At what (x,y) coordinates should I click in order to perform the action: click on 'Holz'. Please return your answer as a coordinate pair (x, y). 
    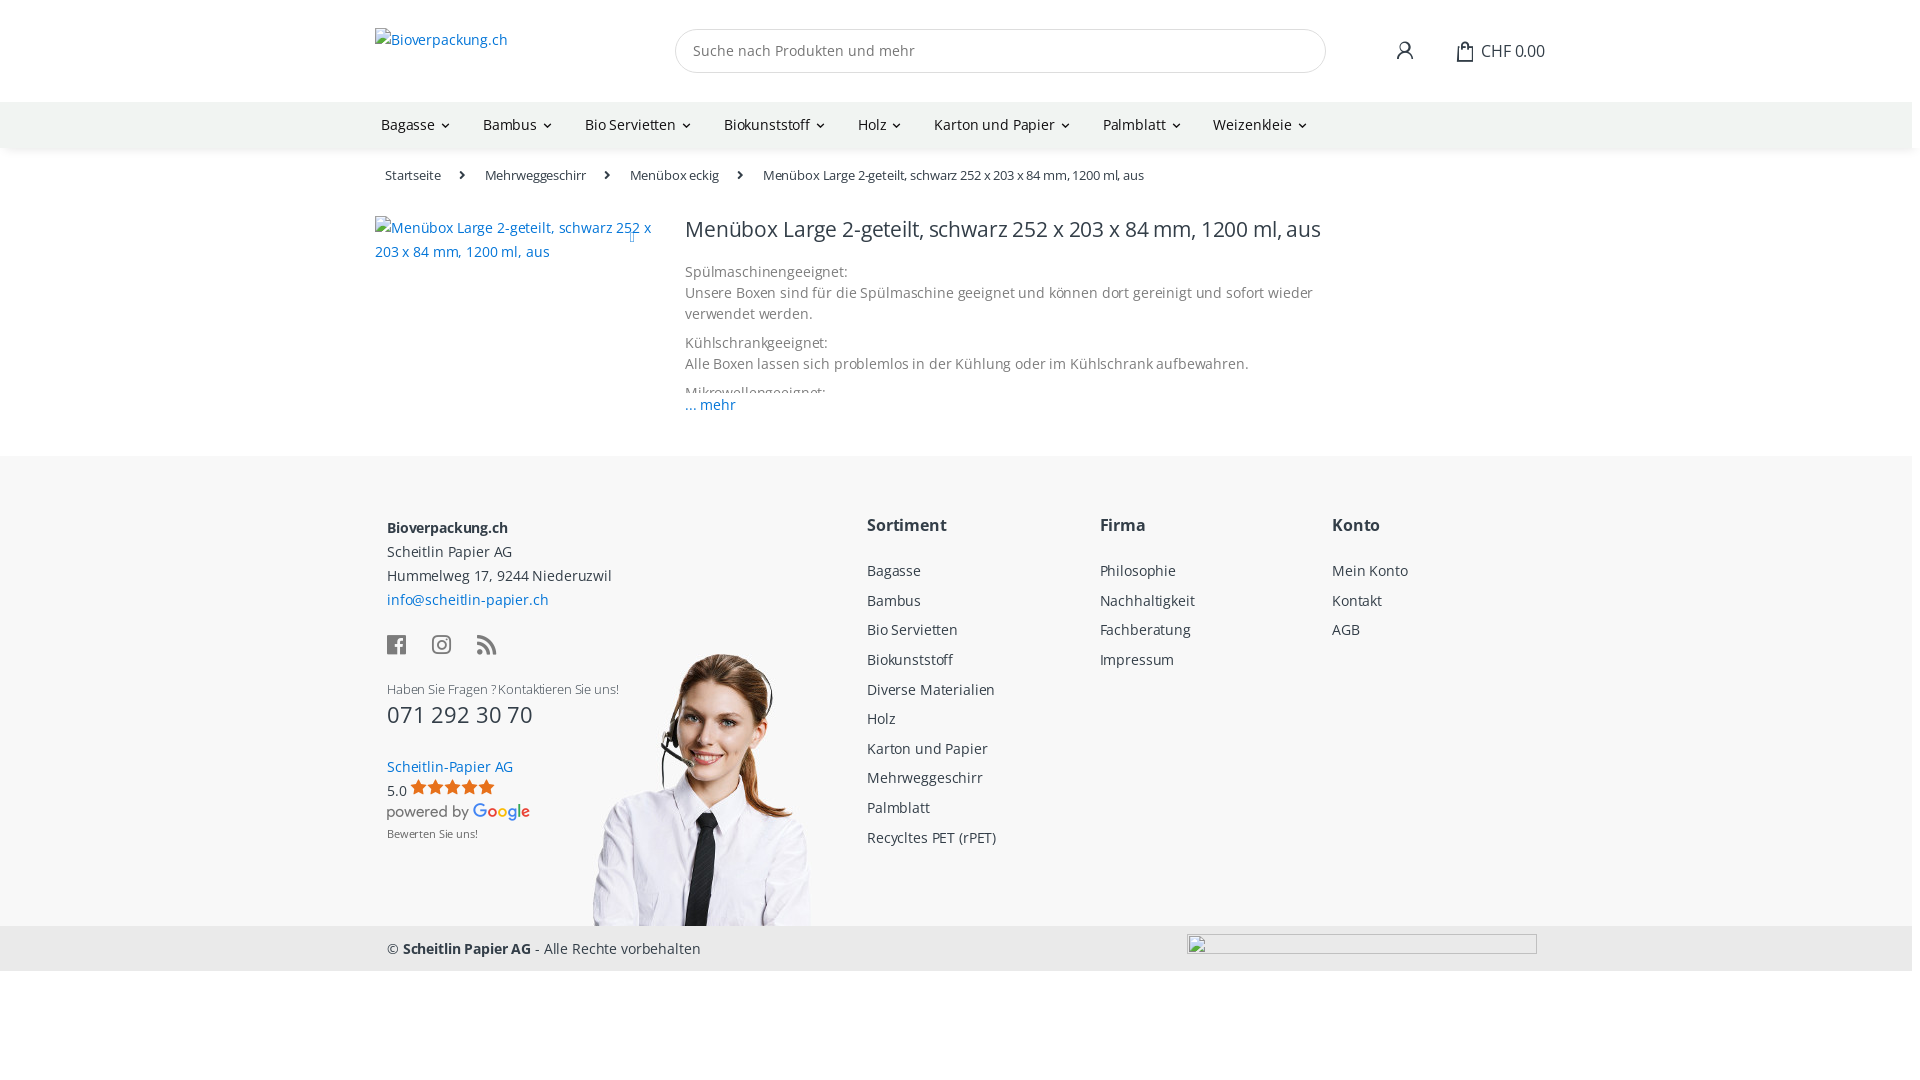
    Looking at the image, I should click on (880, 717).